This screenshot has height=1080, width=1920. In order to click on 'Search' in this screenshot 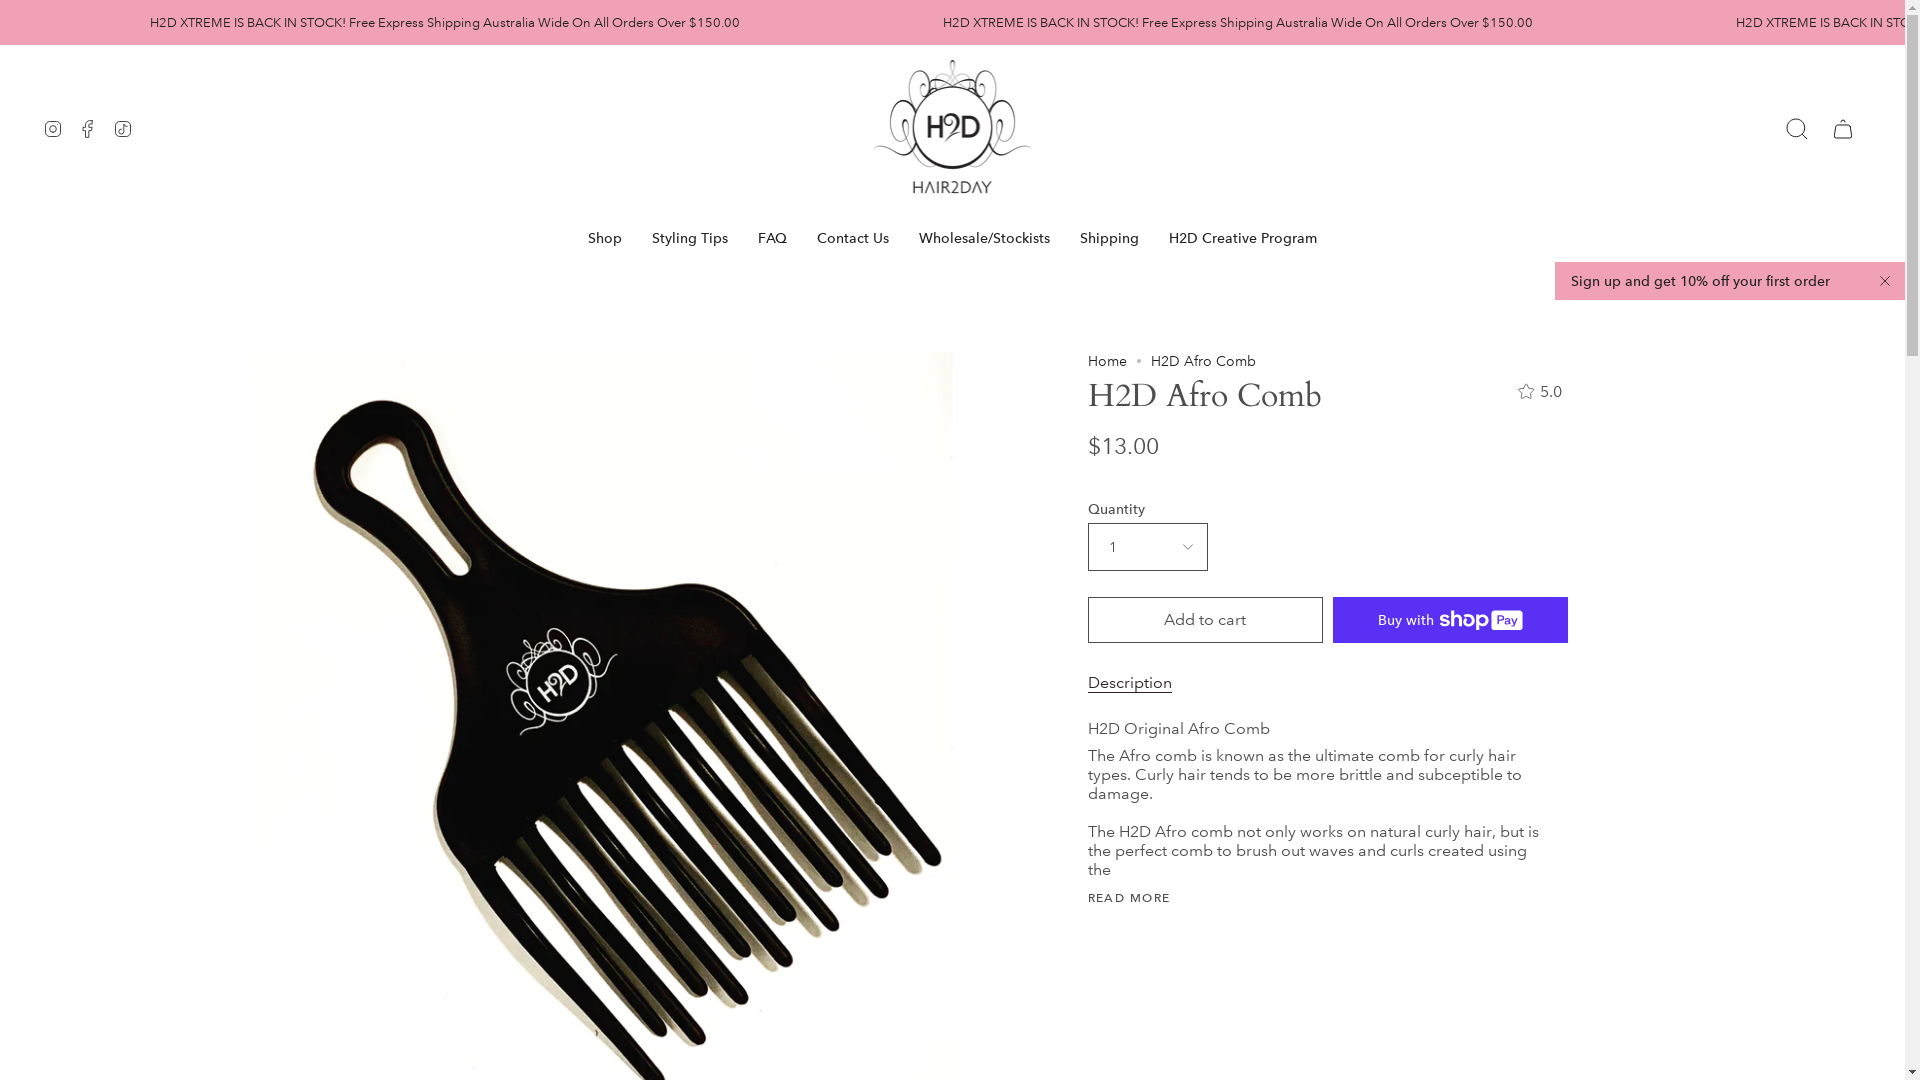, I will do `click(1796, 129)`.